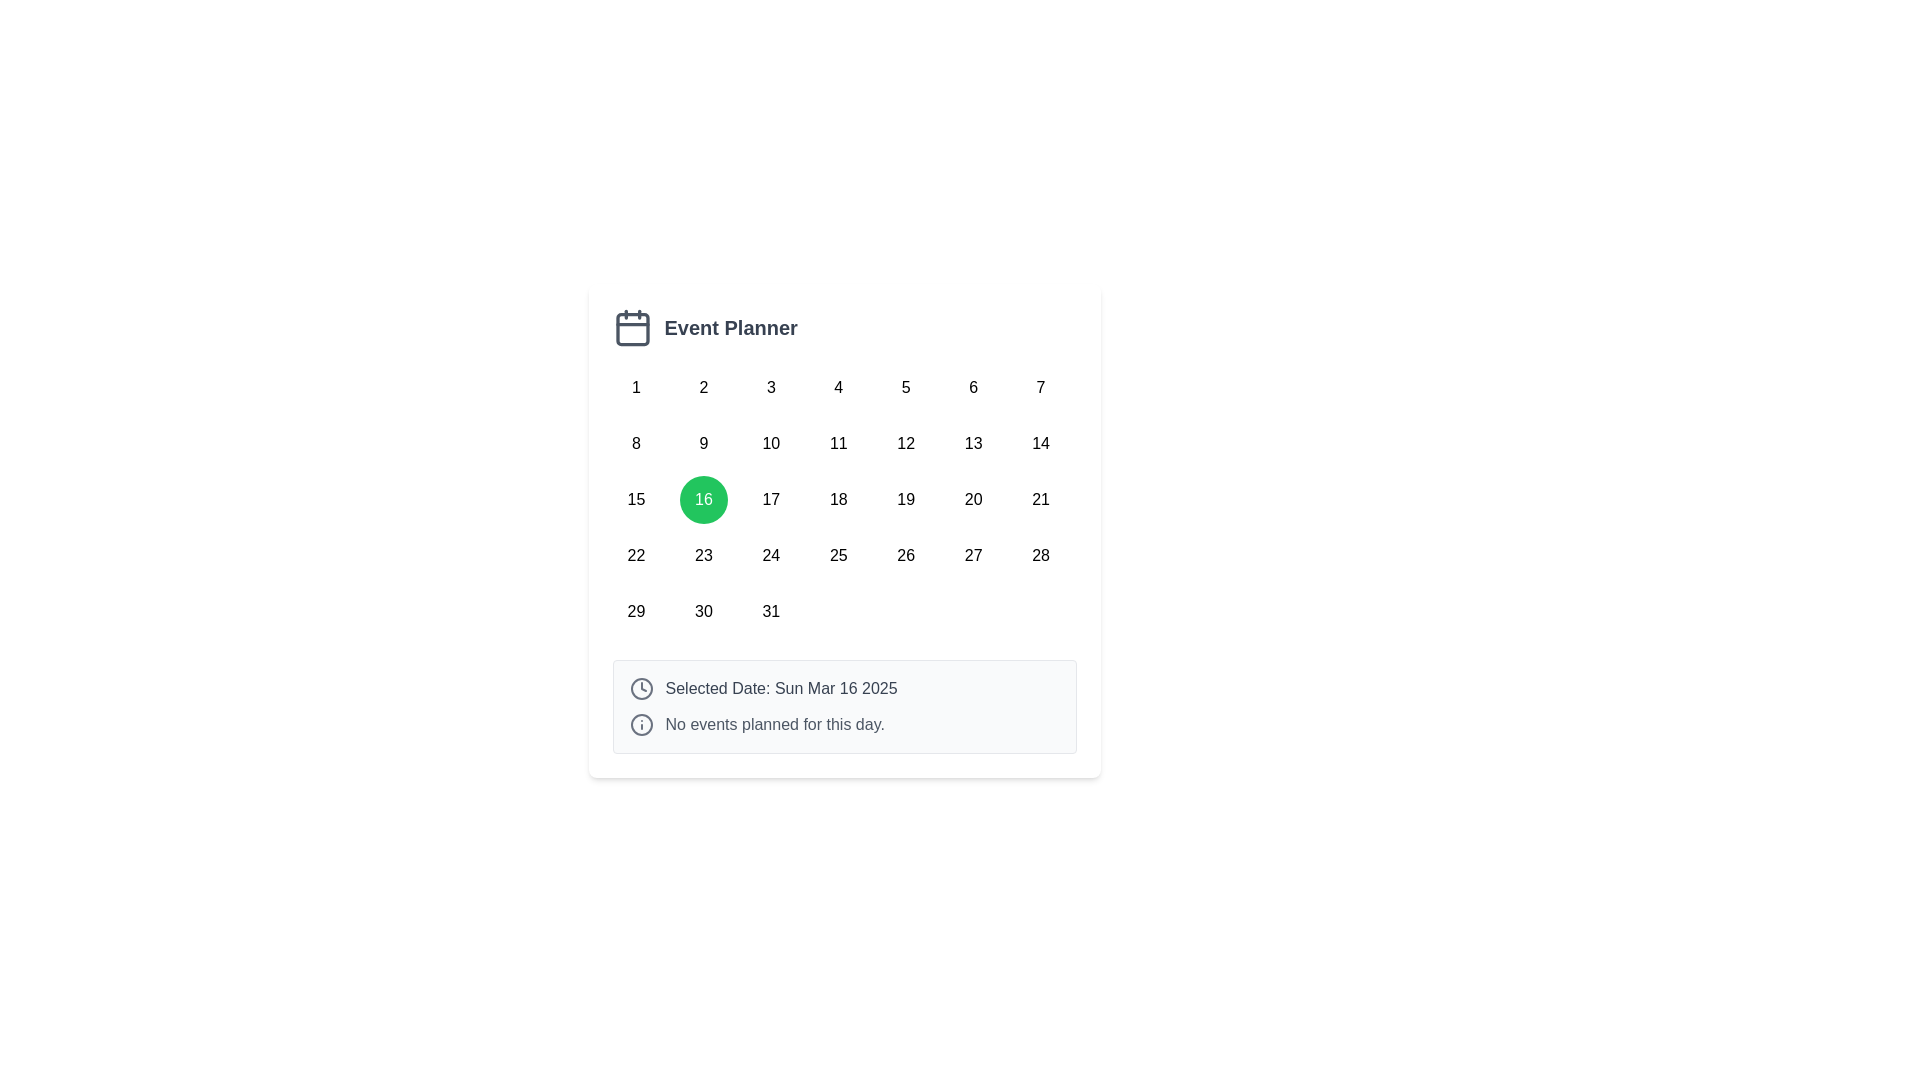 The width and height of the screenshot is (1920, 1080). Describe the element at coordinates (635, 442) in the screenshot. I see `the circular button labeled '8' in the calendar grid` at that location.